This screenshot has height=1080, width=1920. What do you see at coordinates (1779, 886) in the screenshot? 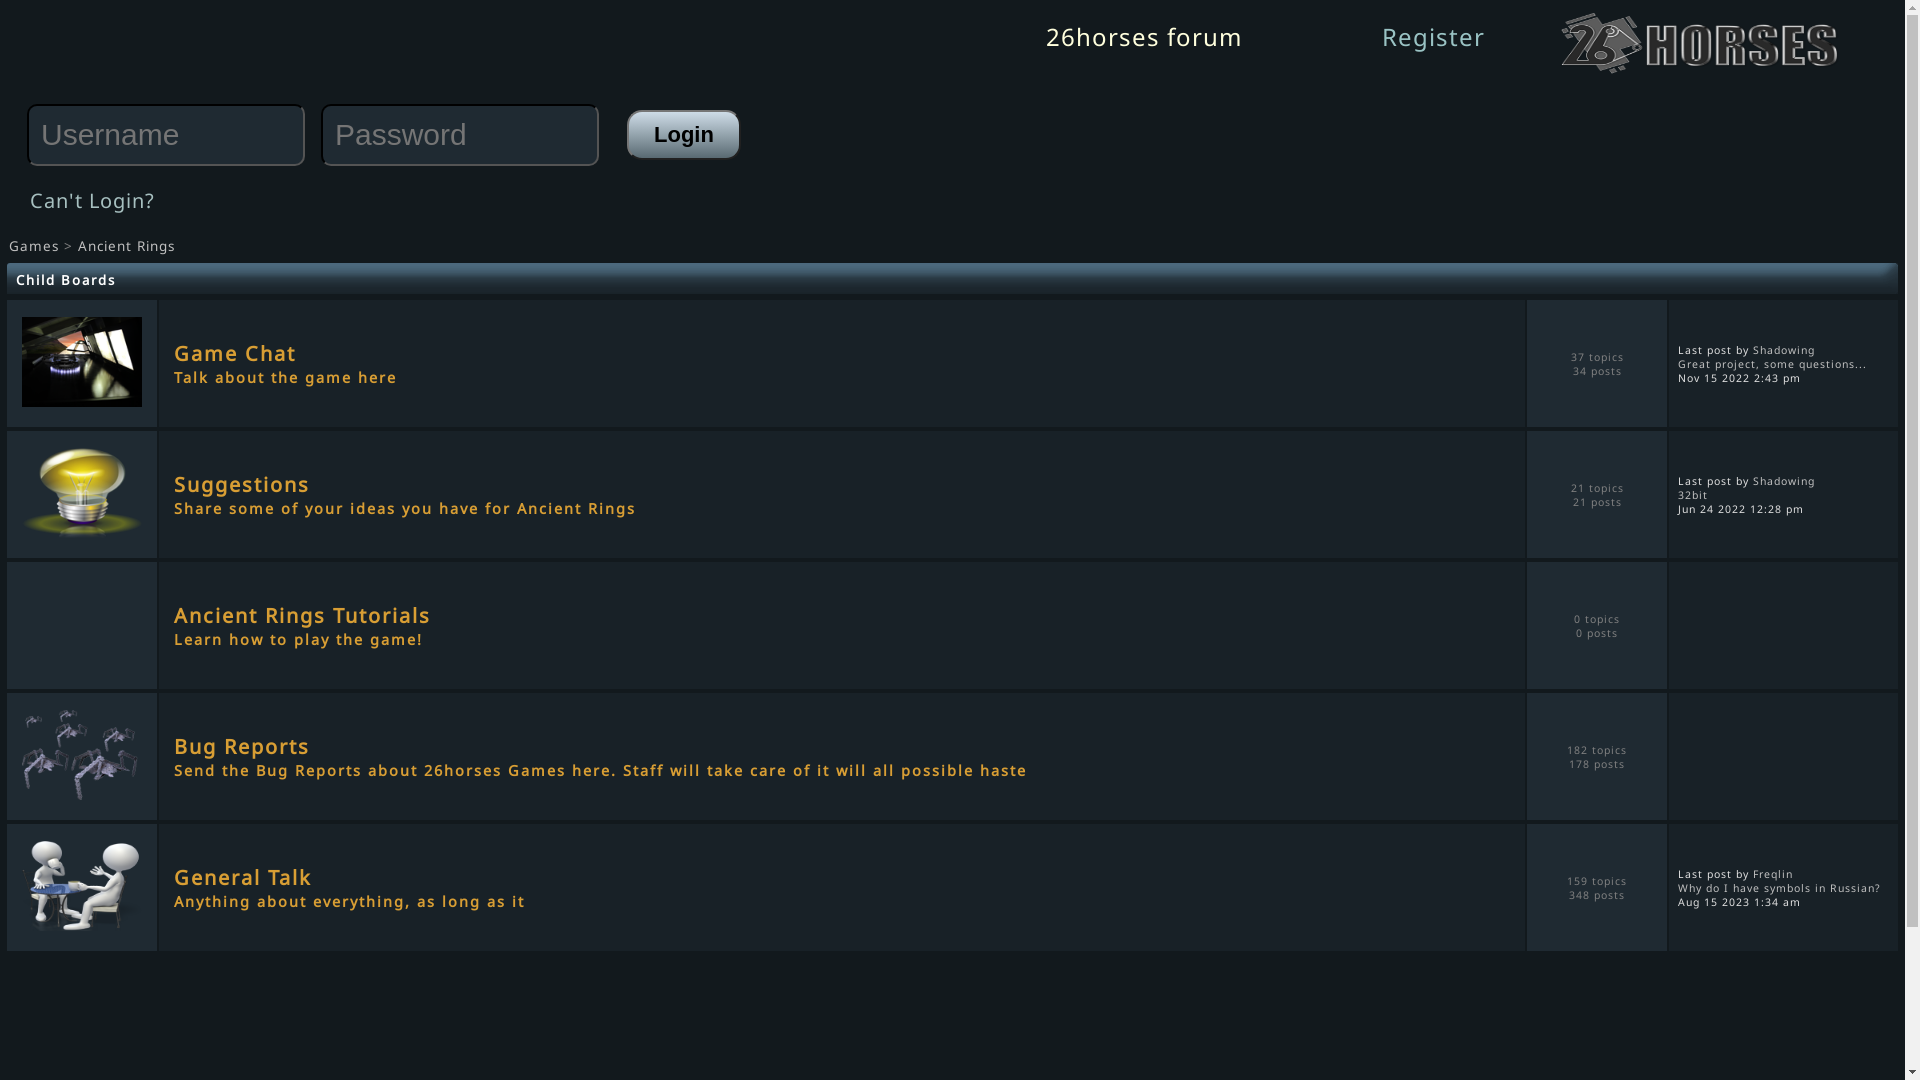
I see `'Why do I have symbols in Russian?'` at bounding box center [1779, 886].